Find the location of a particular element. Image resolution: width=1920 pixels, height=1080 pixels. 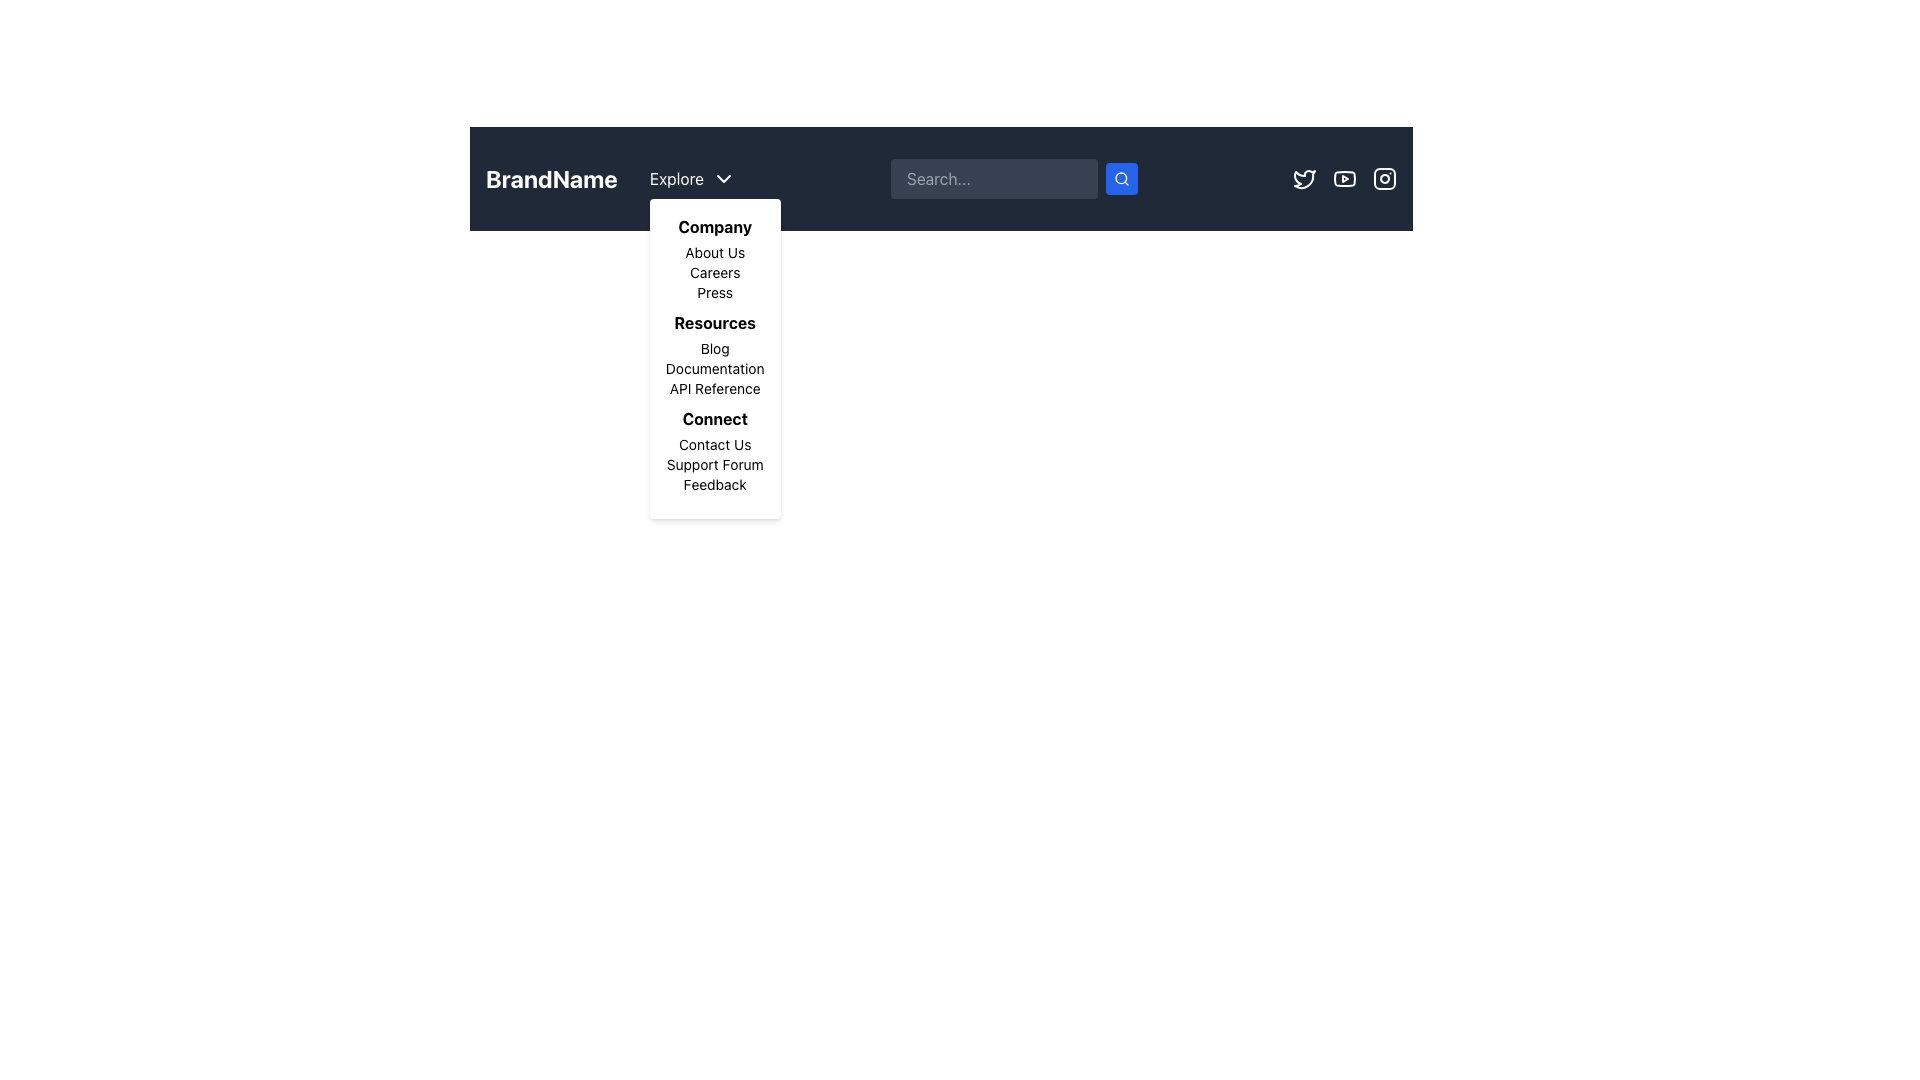

the search bar located centrally within the navigation bar to focus and start typing a search query is located at coordinates (1013, 177).